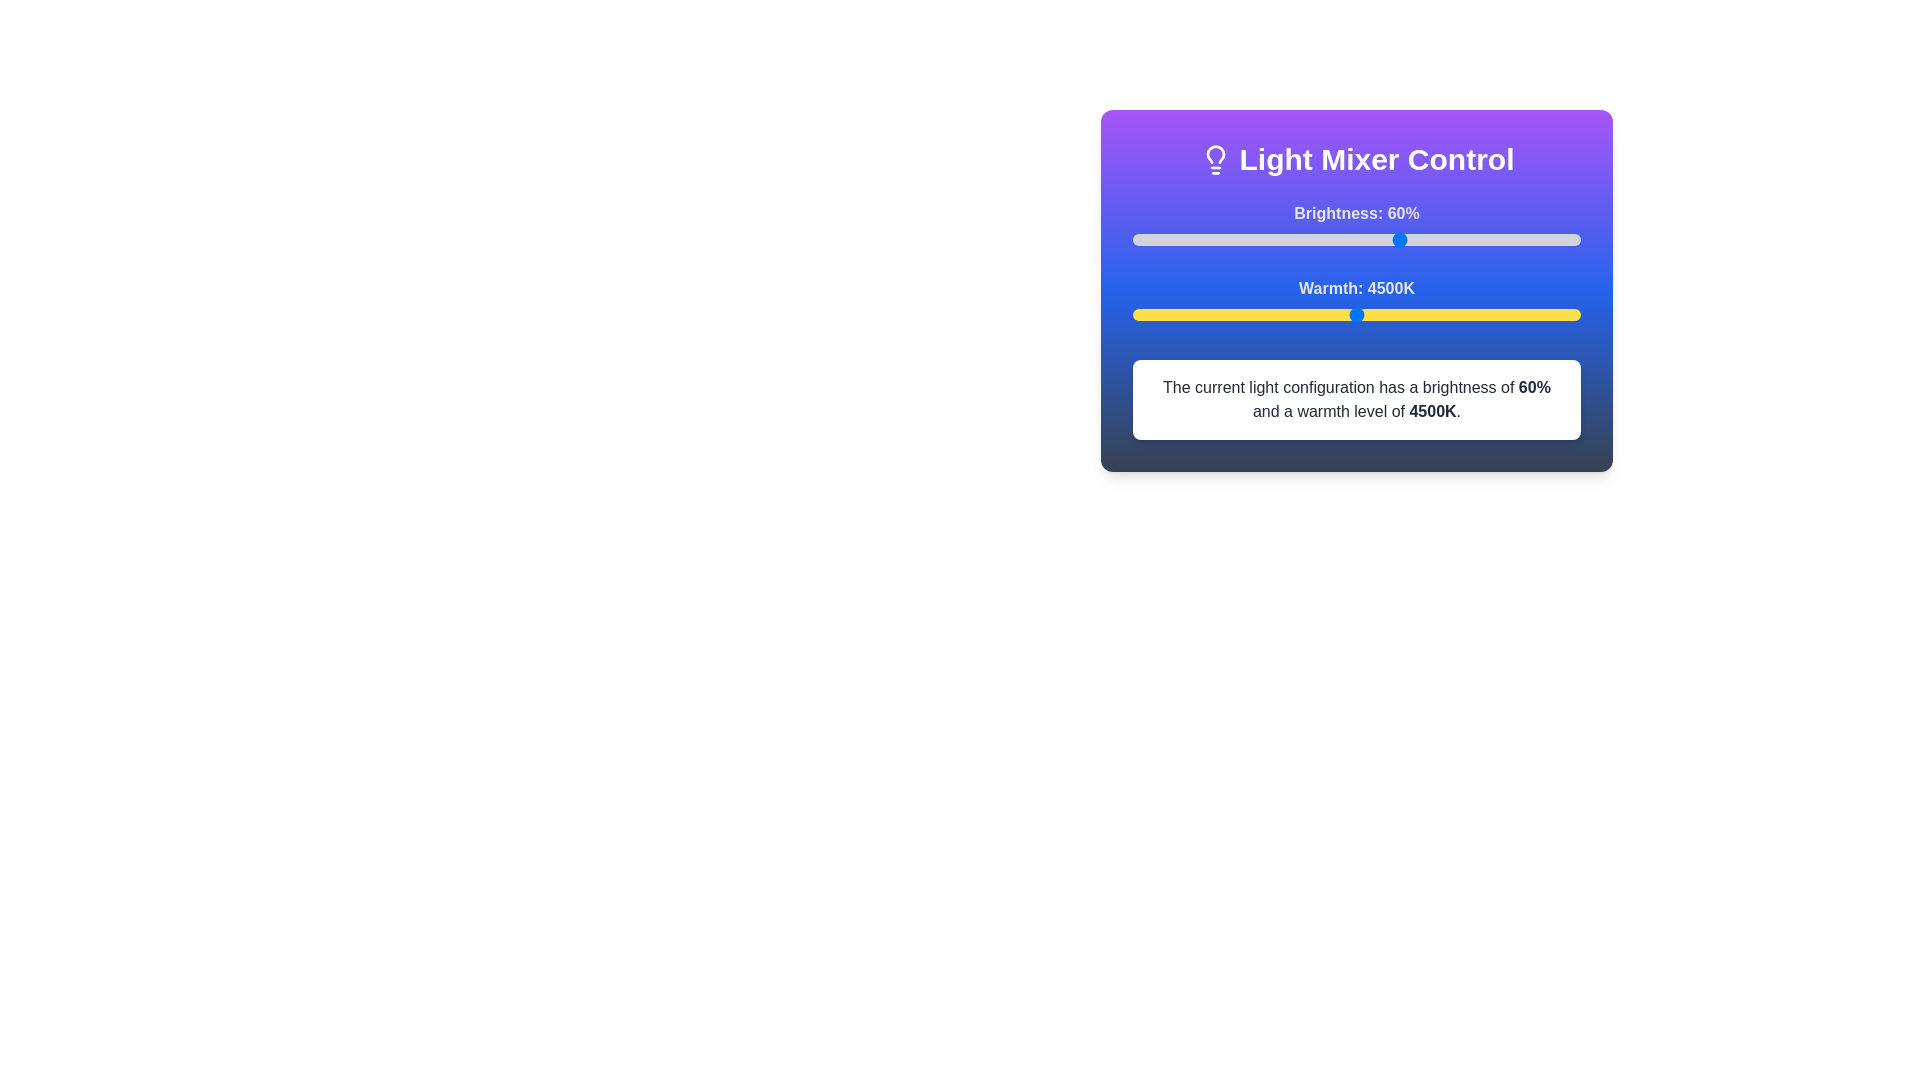 The image size is (1920, 1080). Describe the element at coordinates (1571, 238) in the screenshot. I see `the brightness slider to 98%` at that location.